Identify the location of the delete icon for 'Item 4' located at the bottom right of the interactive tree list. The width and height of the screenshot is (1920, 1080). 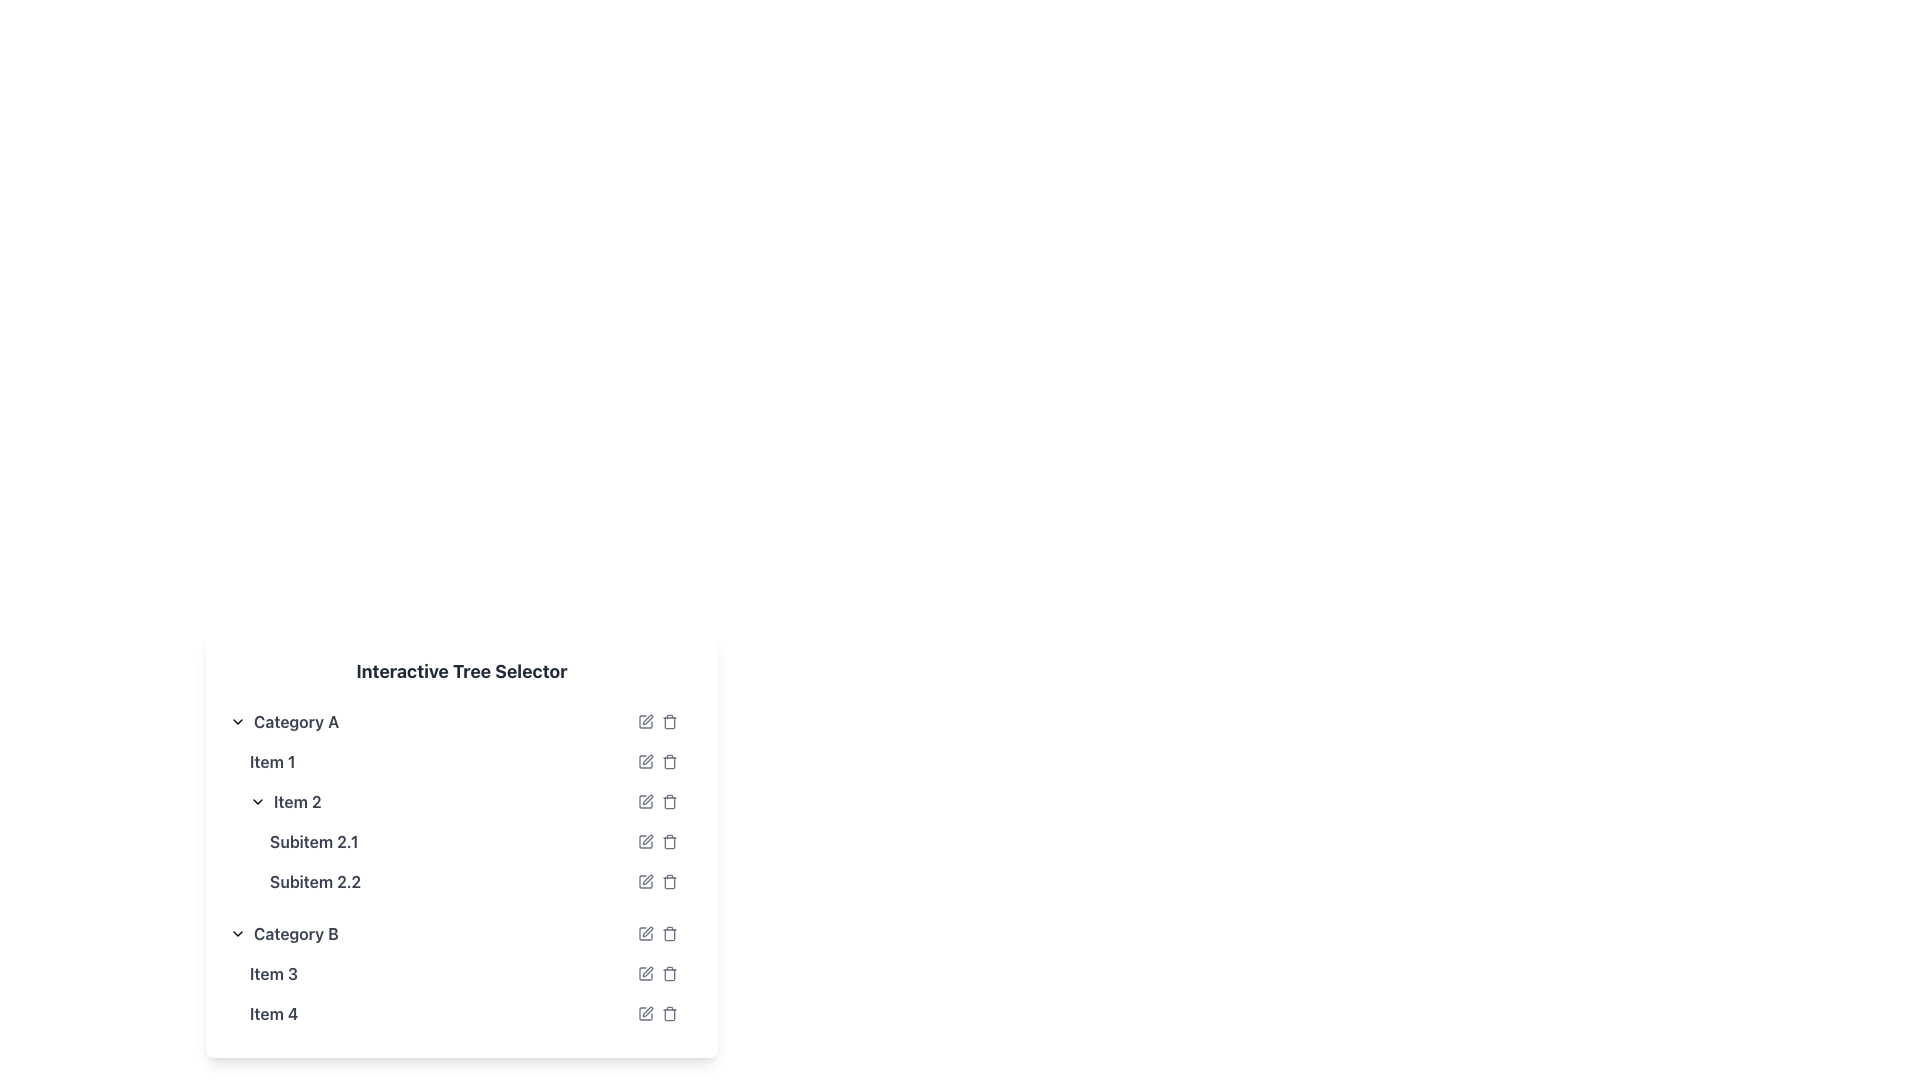
(670, 1014).